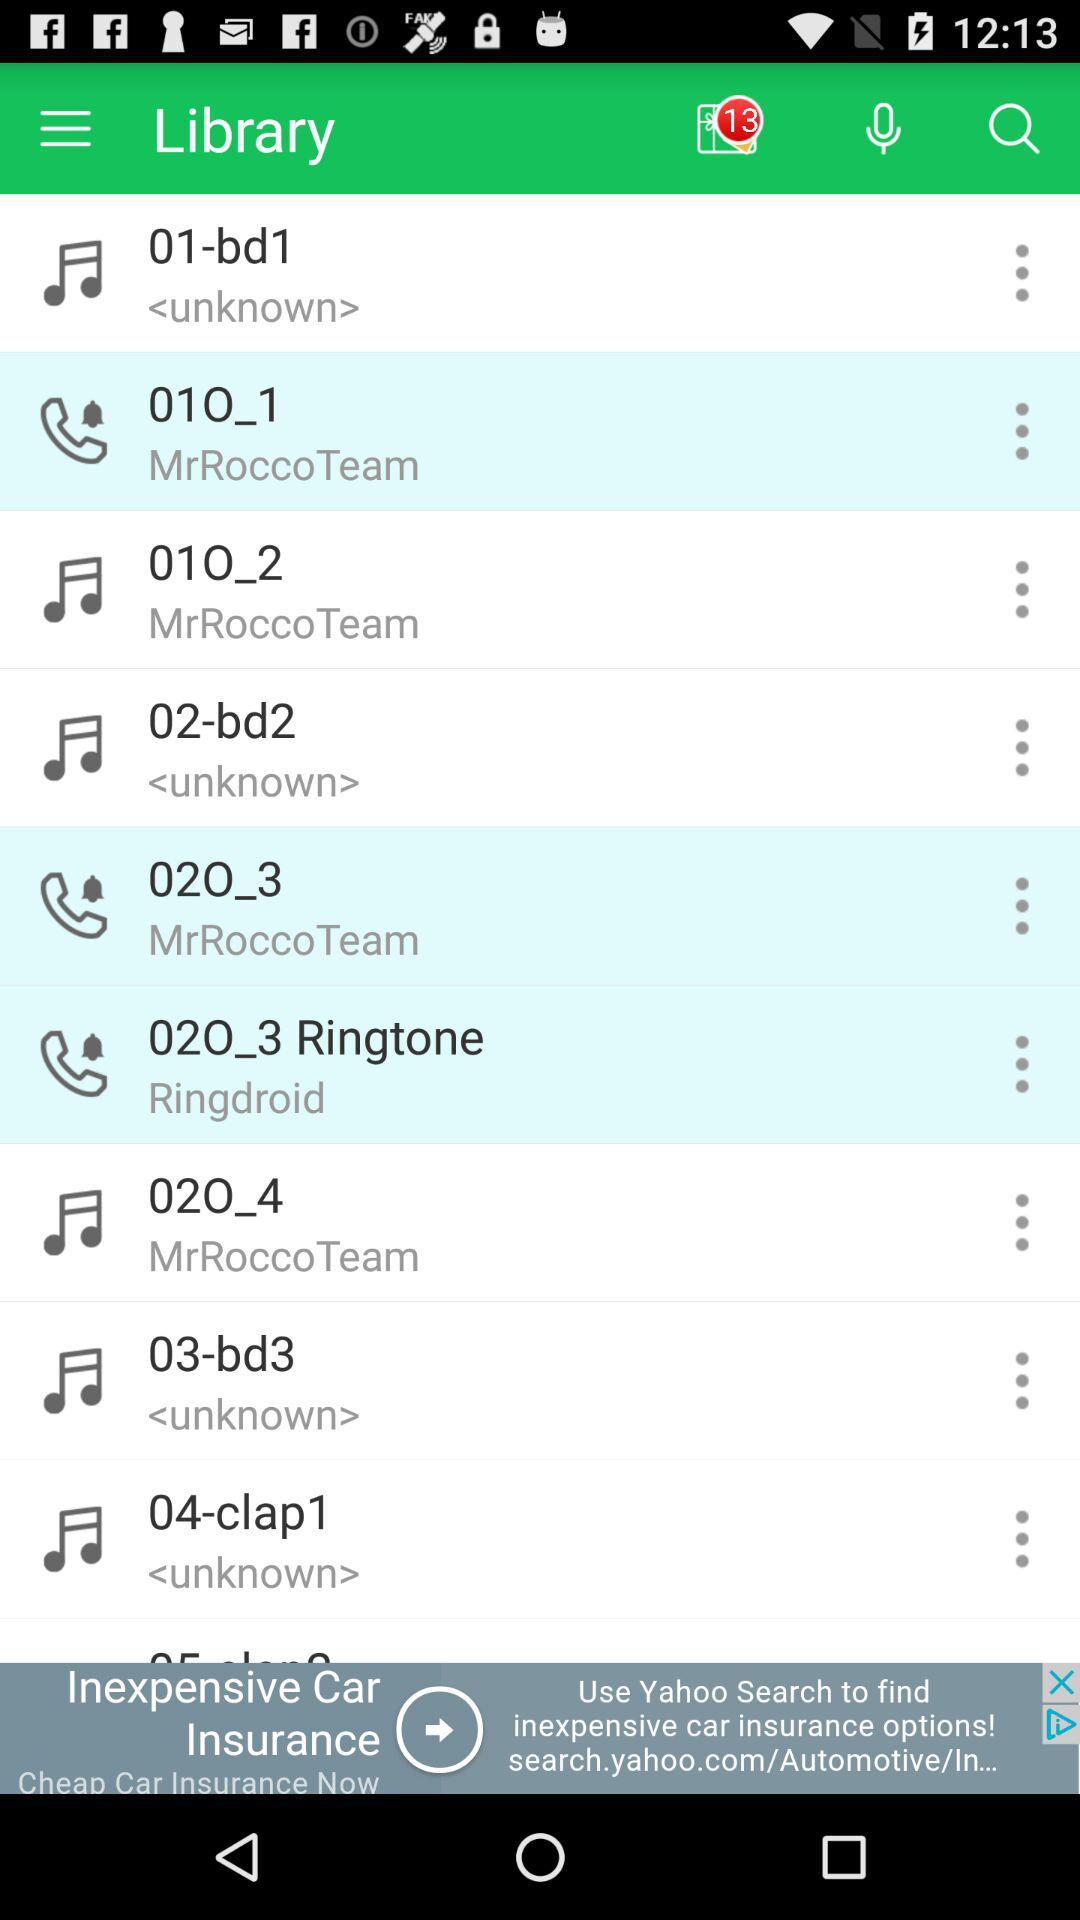 Image resolution: width=1080 pixels, height=1920 pixels. What do you see at coordinates (1022, 1379) in the screenshot?
I see `open context menu` at bounding box center [1022, 1379].